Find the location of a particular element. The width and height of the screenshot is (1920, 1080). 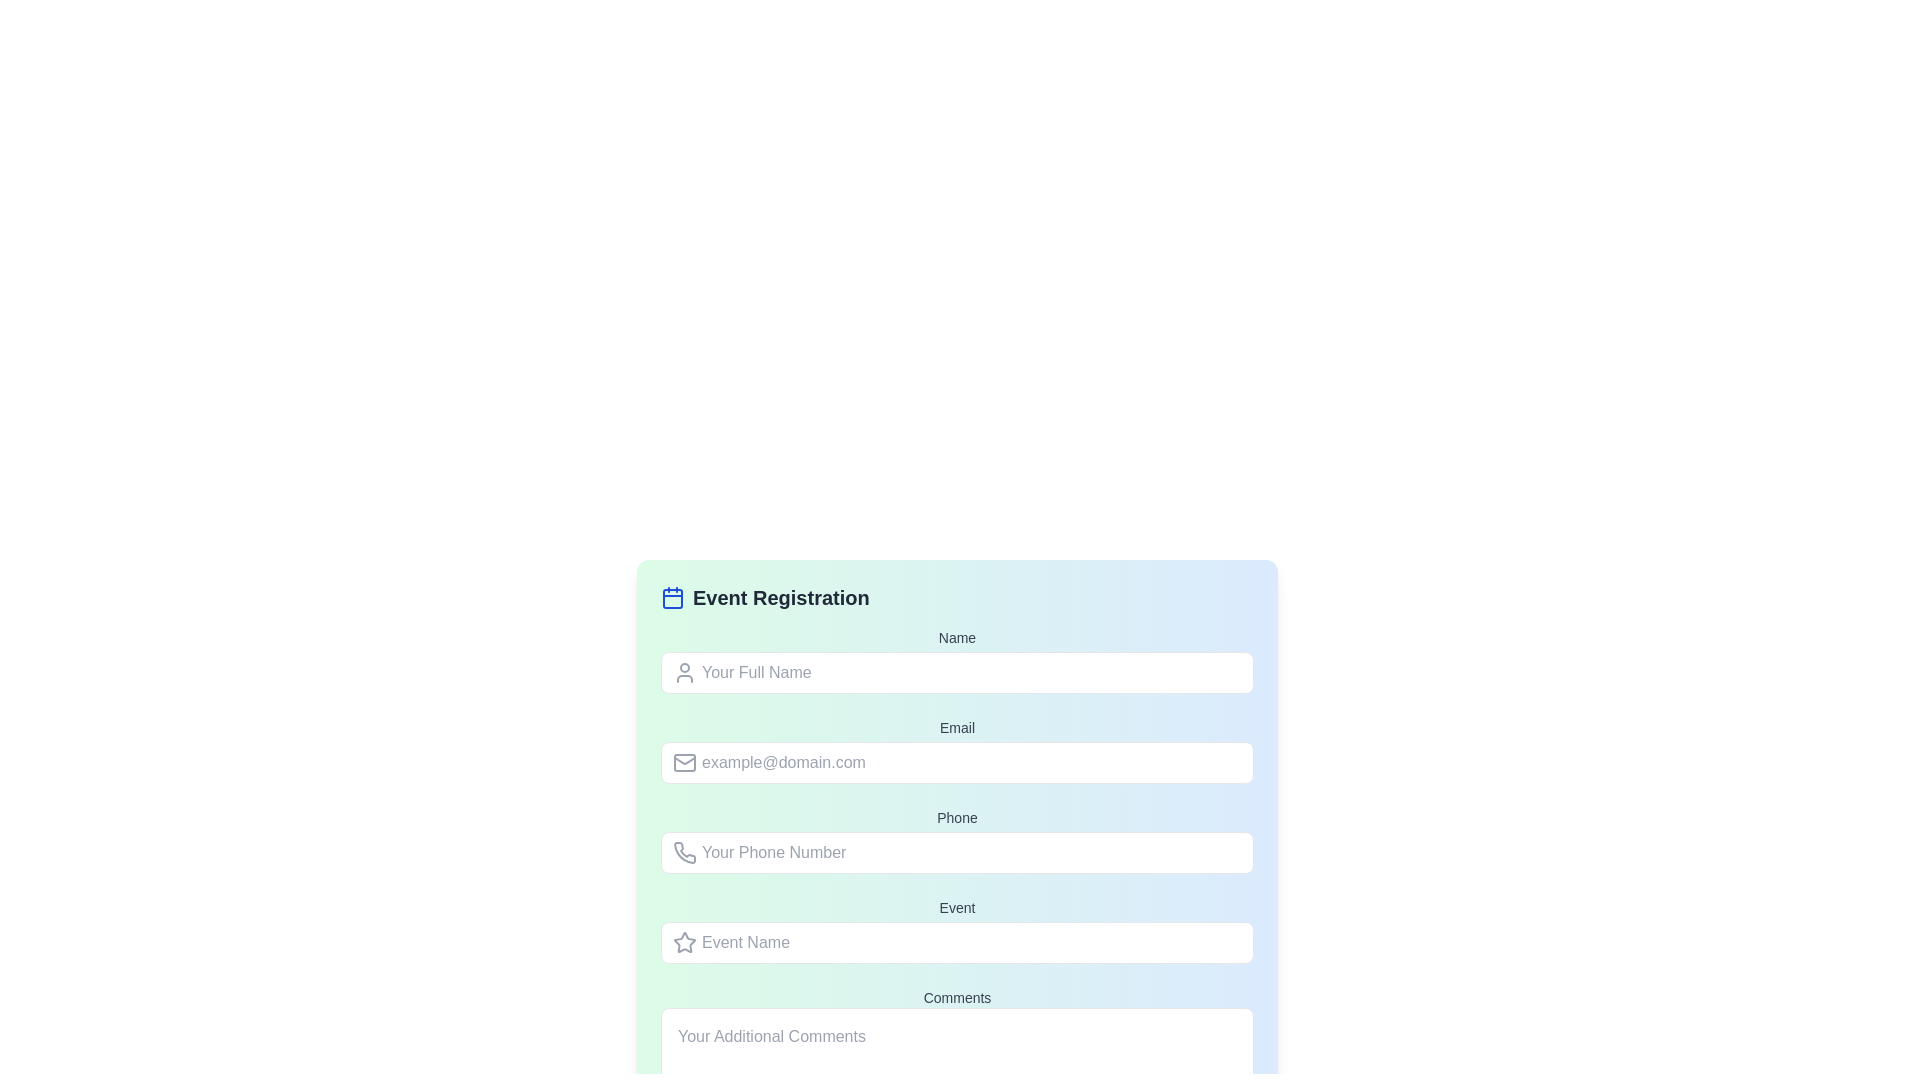

the calendar icon located to the left of the 'Event Registration' text in the header section of the form interface is located at coordinates (672, 596).